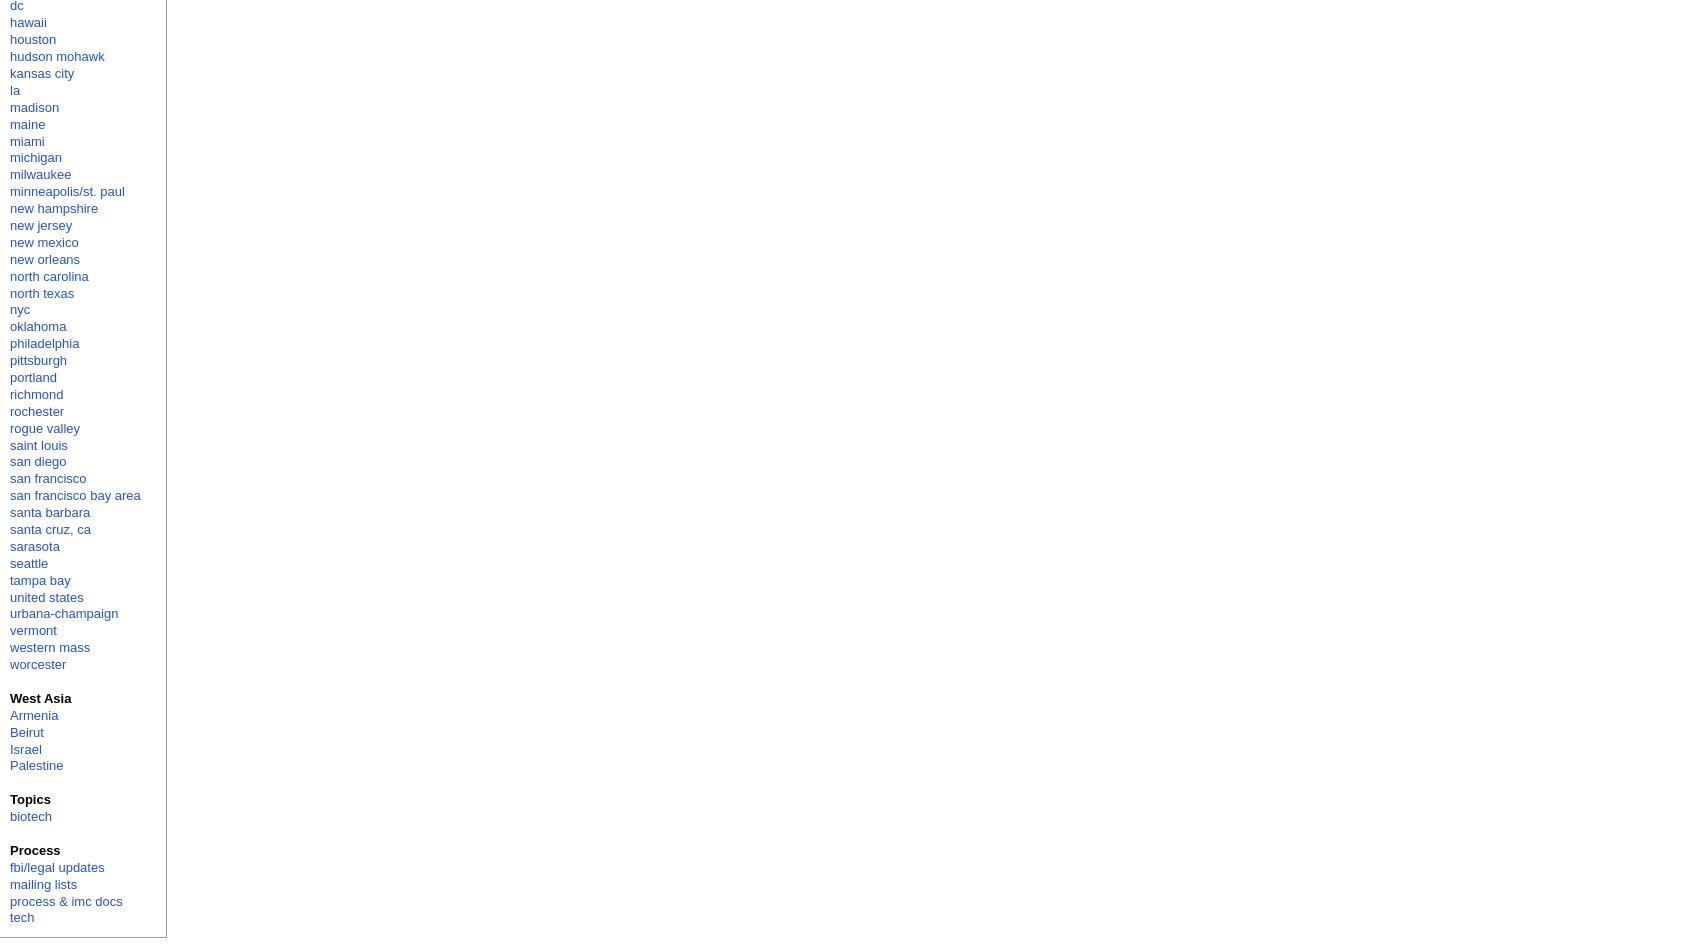 This screenshot has height=952, width=1693. I want to click on 'urbana-champaign', so click(62, 613).